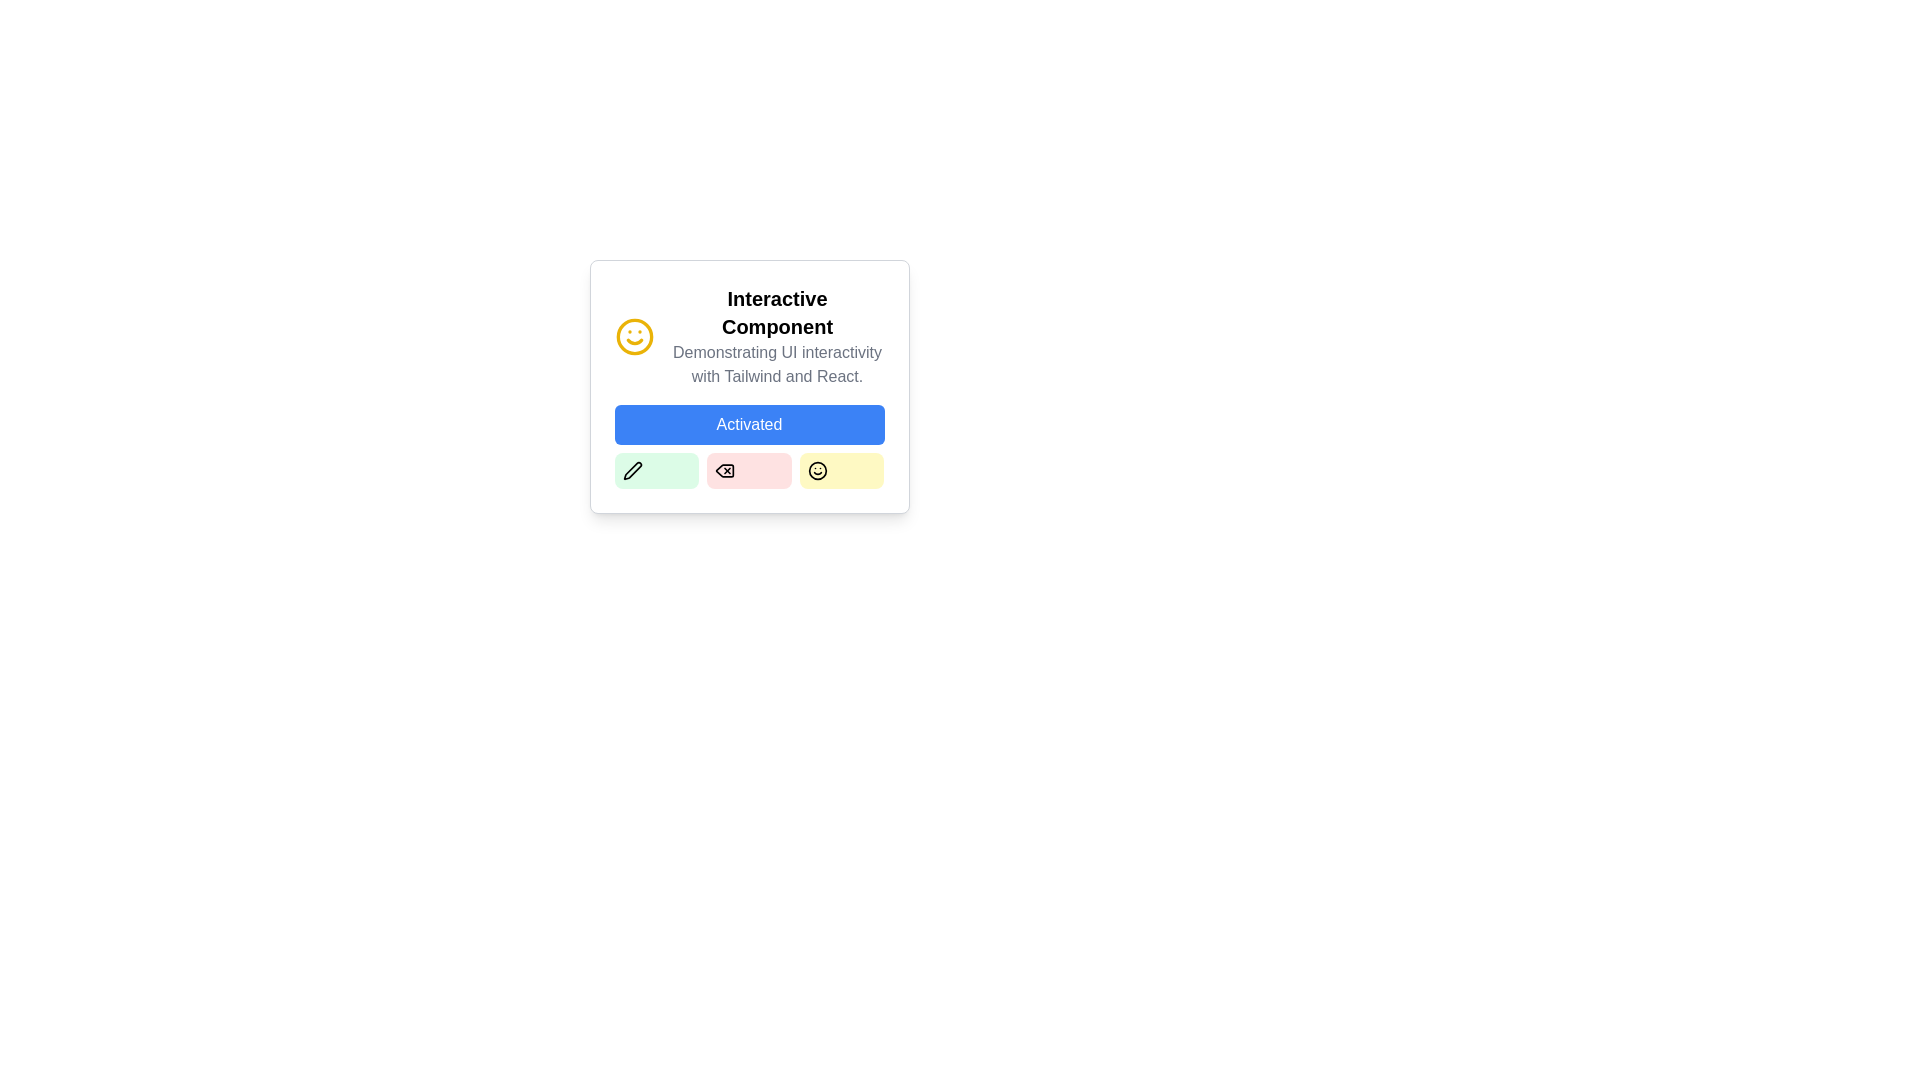  Describe the element at coordinates (817, 470) in the screenshot. I see `the outer circle of the SVG smiley face icon positioned in the top-left corner of the interactive component card` at that location.